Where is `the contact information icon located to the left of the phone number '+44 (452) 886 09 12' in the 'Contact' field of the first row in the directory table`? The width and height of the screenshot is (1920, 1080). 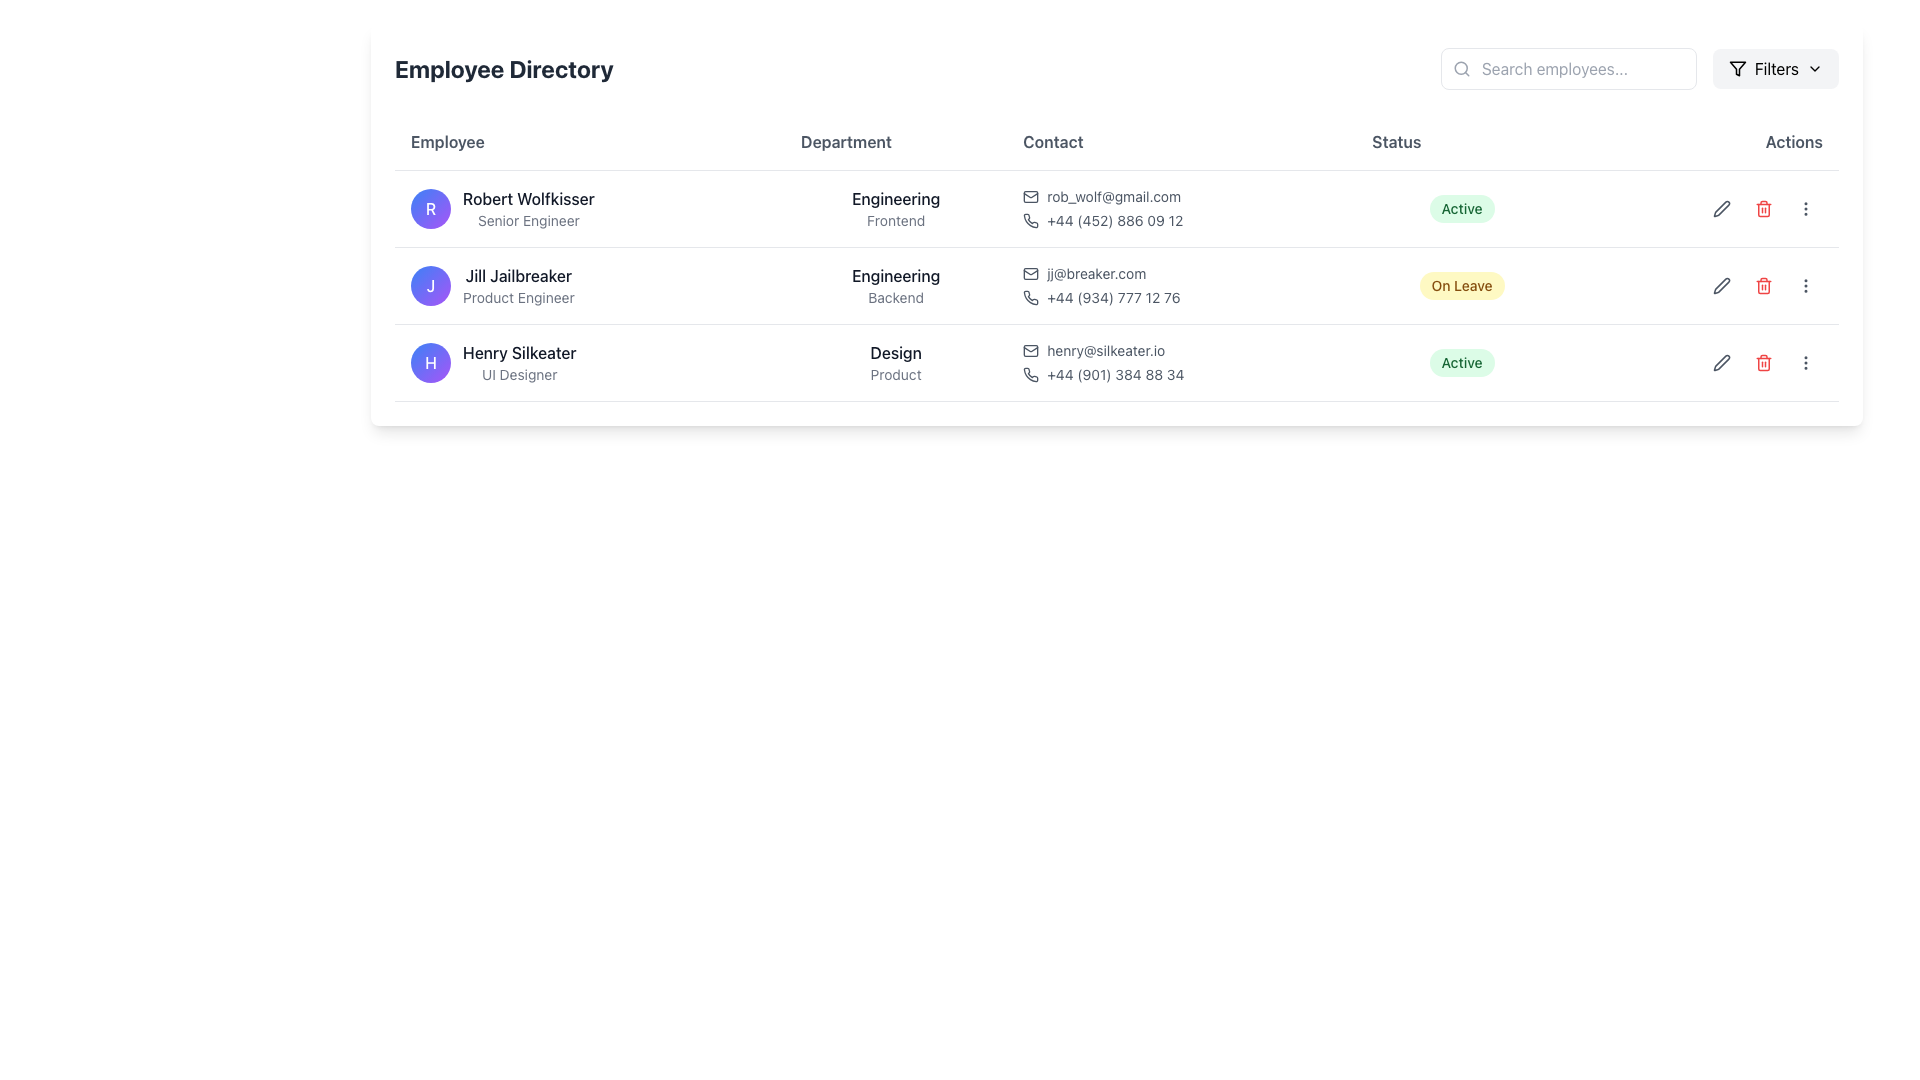
the contact information icon located to the left of the phone number '+44 (452) 886 09 12' in the 'Contact' field of the first row in the directory table is located at coordinates (1031, 220).